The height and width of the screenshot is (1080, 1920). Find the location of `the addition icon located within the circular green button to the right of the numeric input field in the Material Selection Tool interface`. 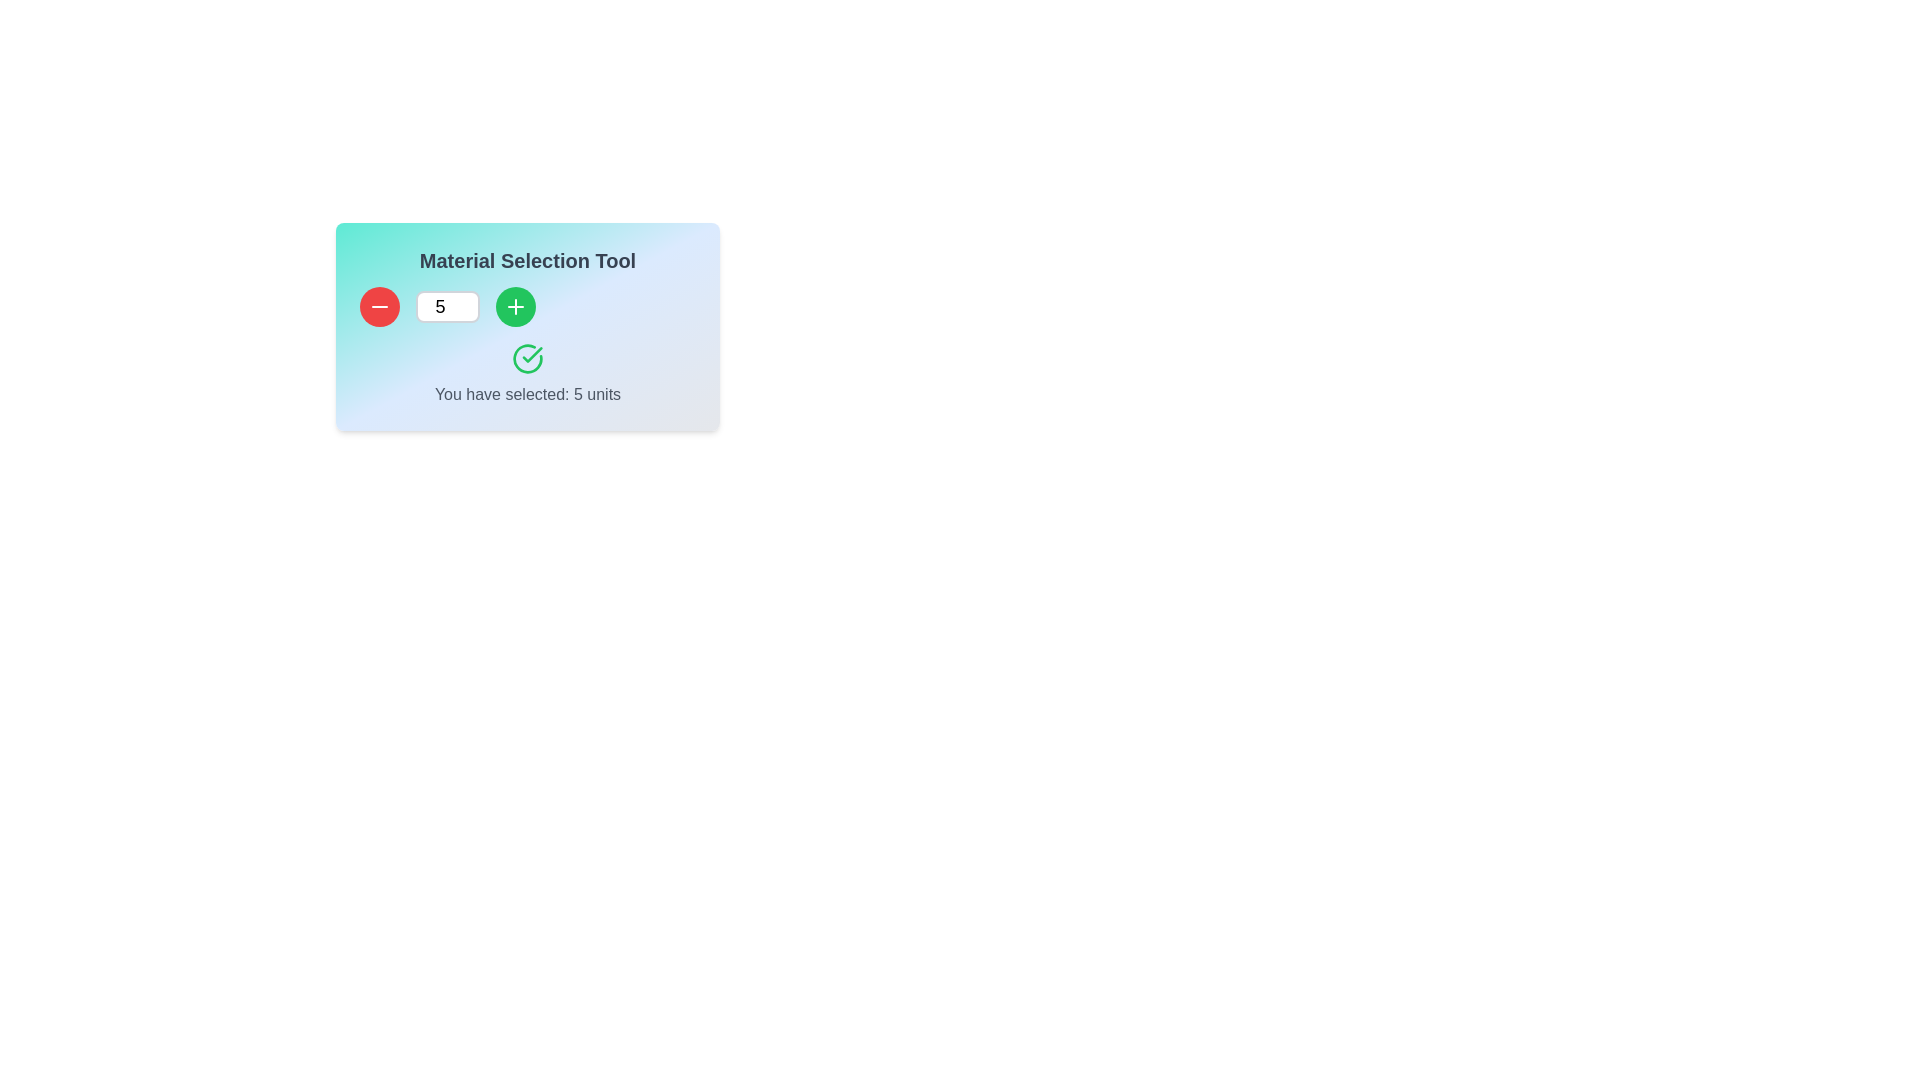

the addition icon located within the circular green button to the right of the numeric input field in the Material Selection Tool interface is located at coordinates (515, 307).